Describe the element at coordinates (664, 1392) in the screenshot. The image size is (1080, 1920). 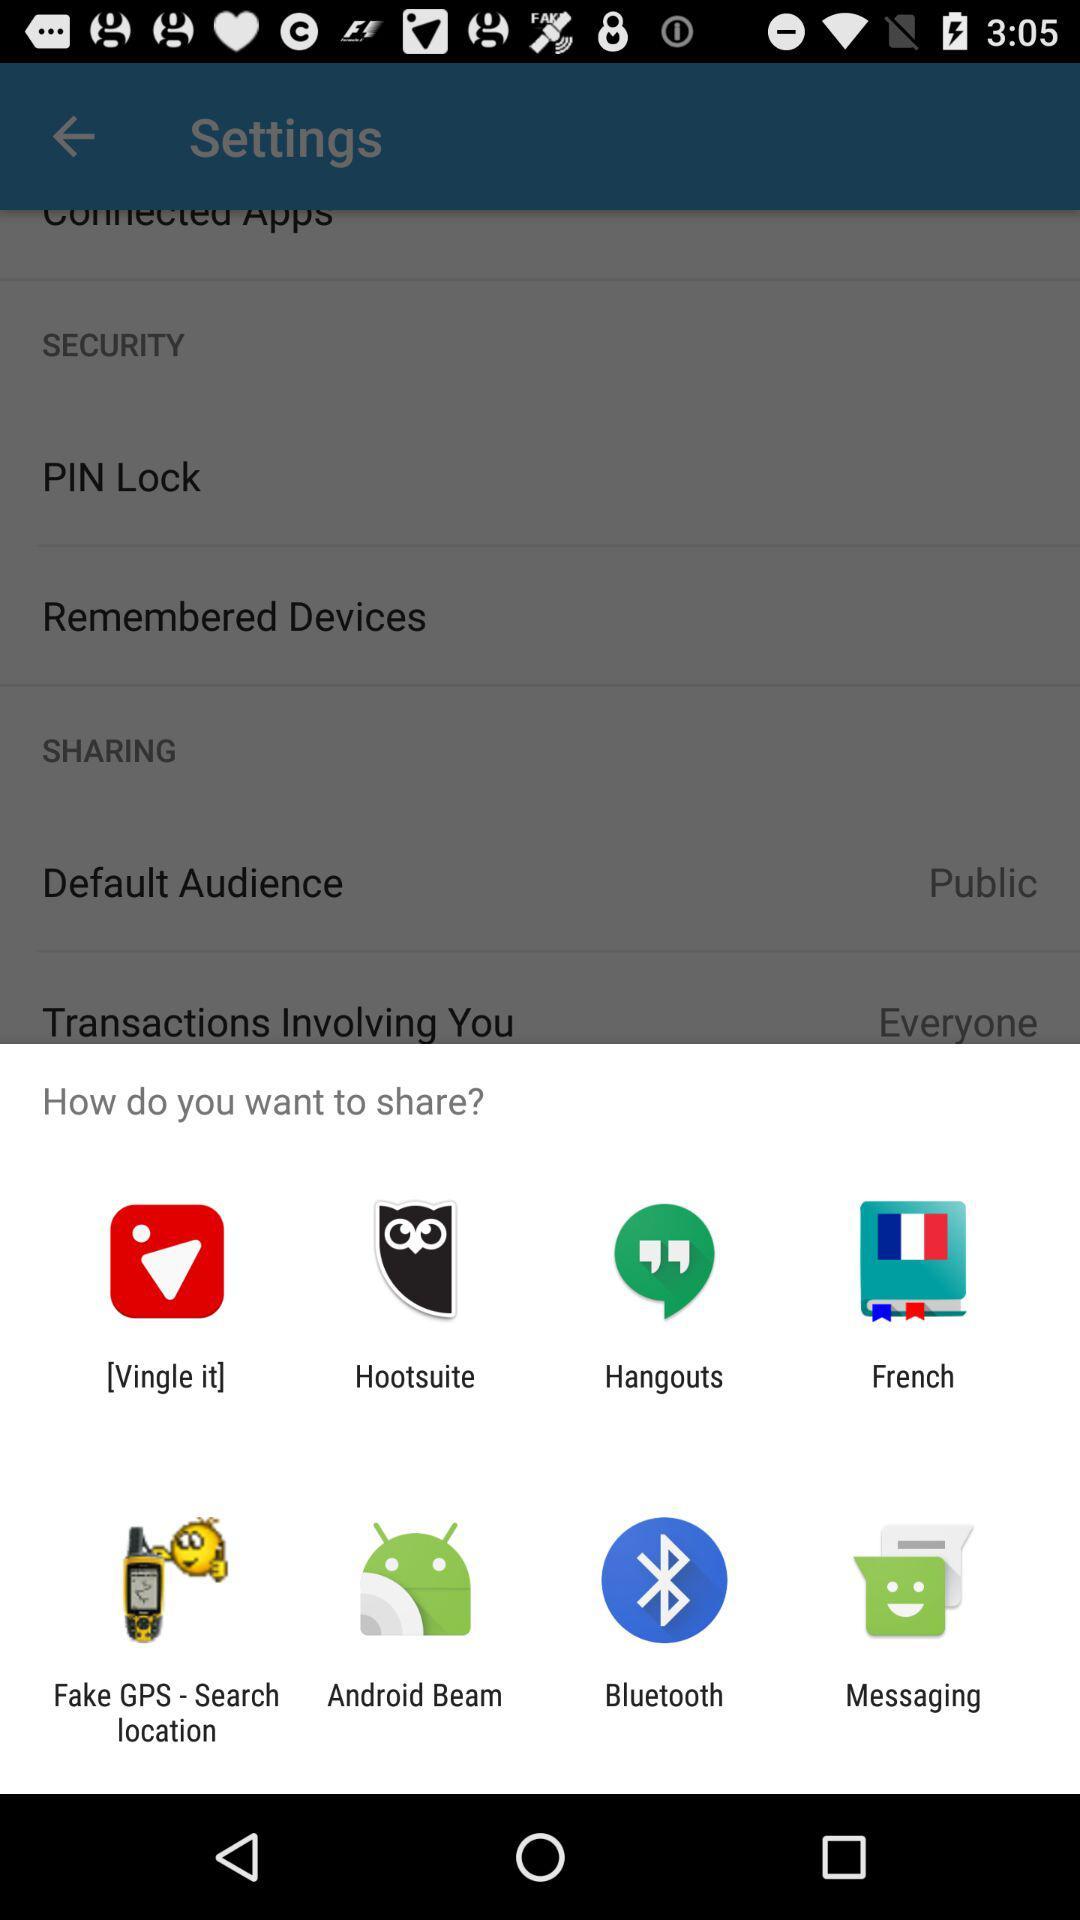
I see `icon next to the french item` at that location.